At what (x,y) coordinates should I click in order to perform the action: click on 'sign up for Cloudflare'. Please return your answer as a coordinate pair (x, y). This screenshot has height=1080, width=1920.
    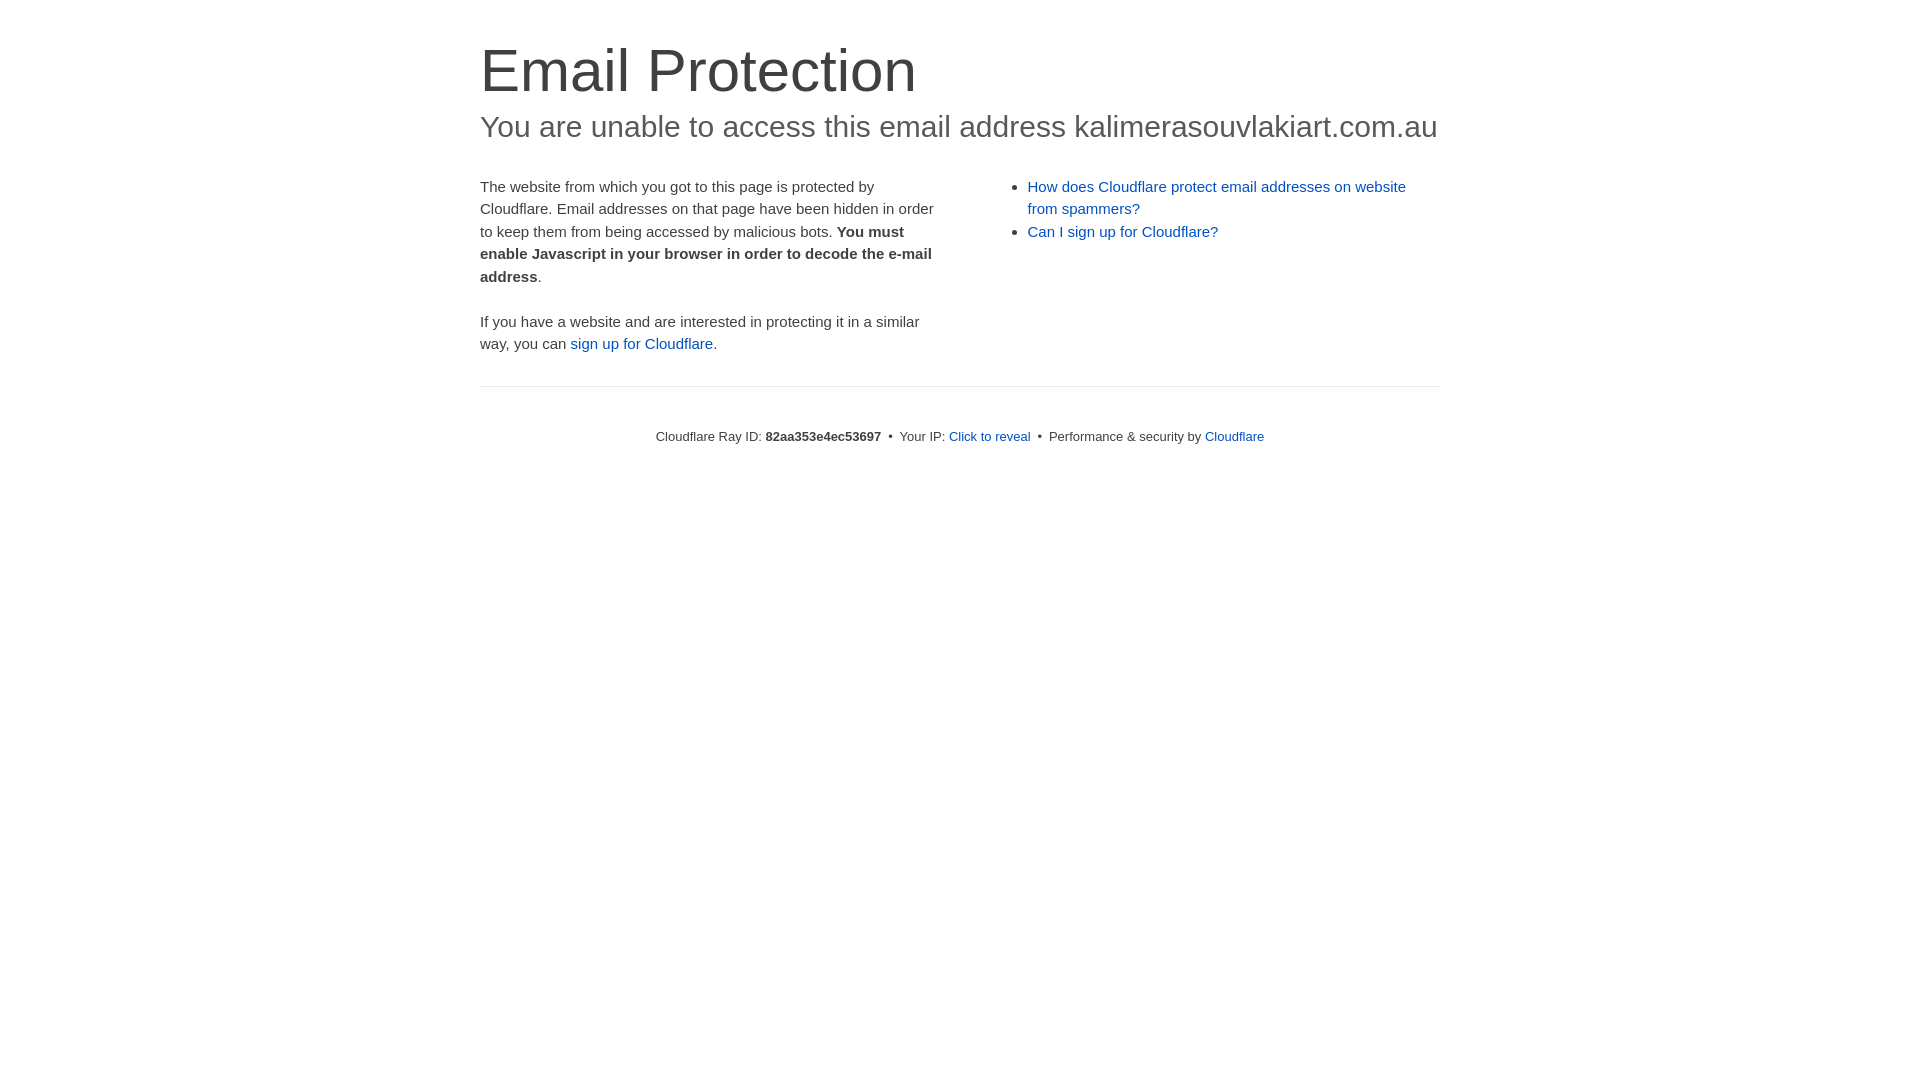
    Looking at the image, I should click on (642, 342).